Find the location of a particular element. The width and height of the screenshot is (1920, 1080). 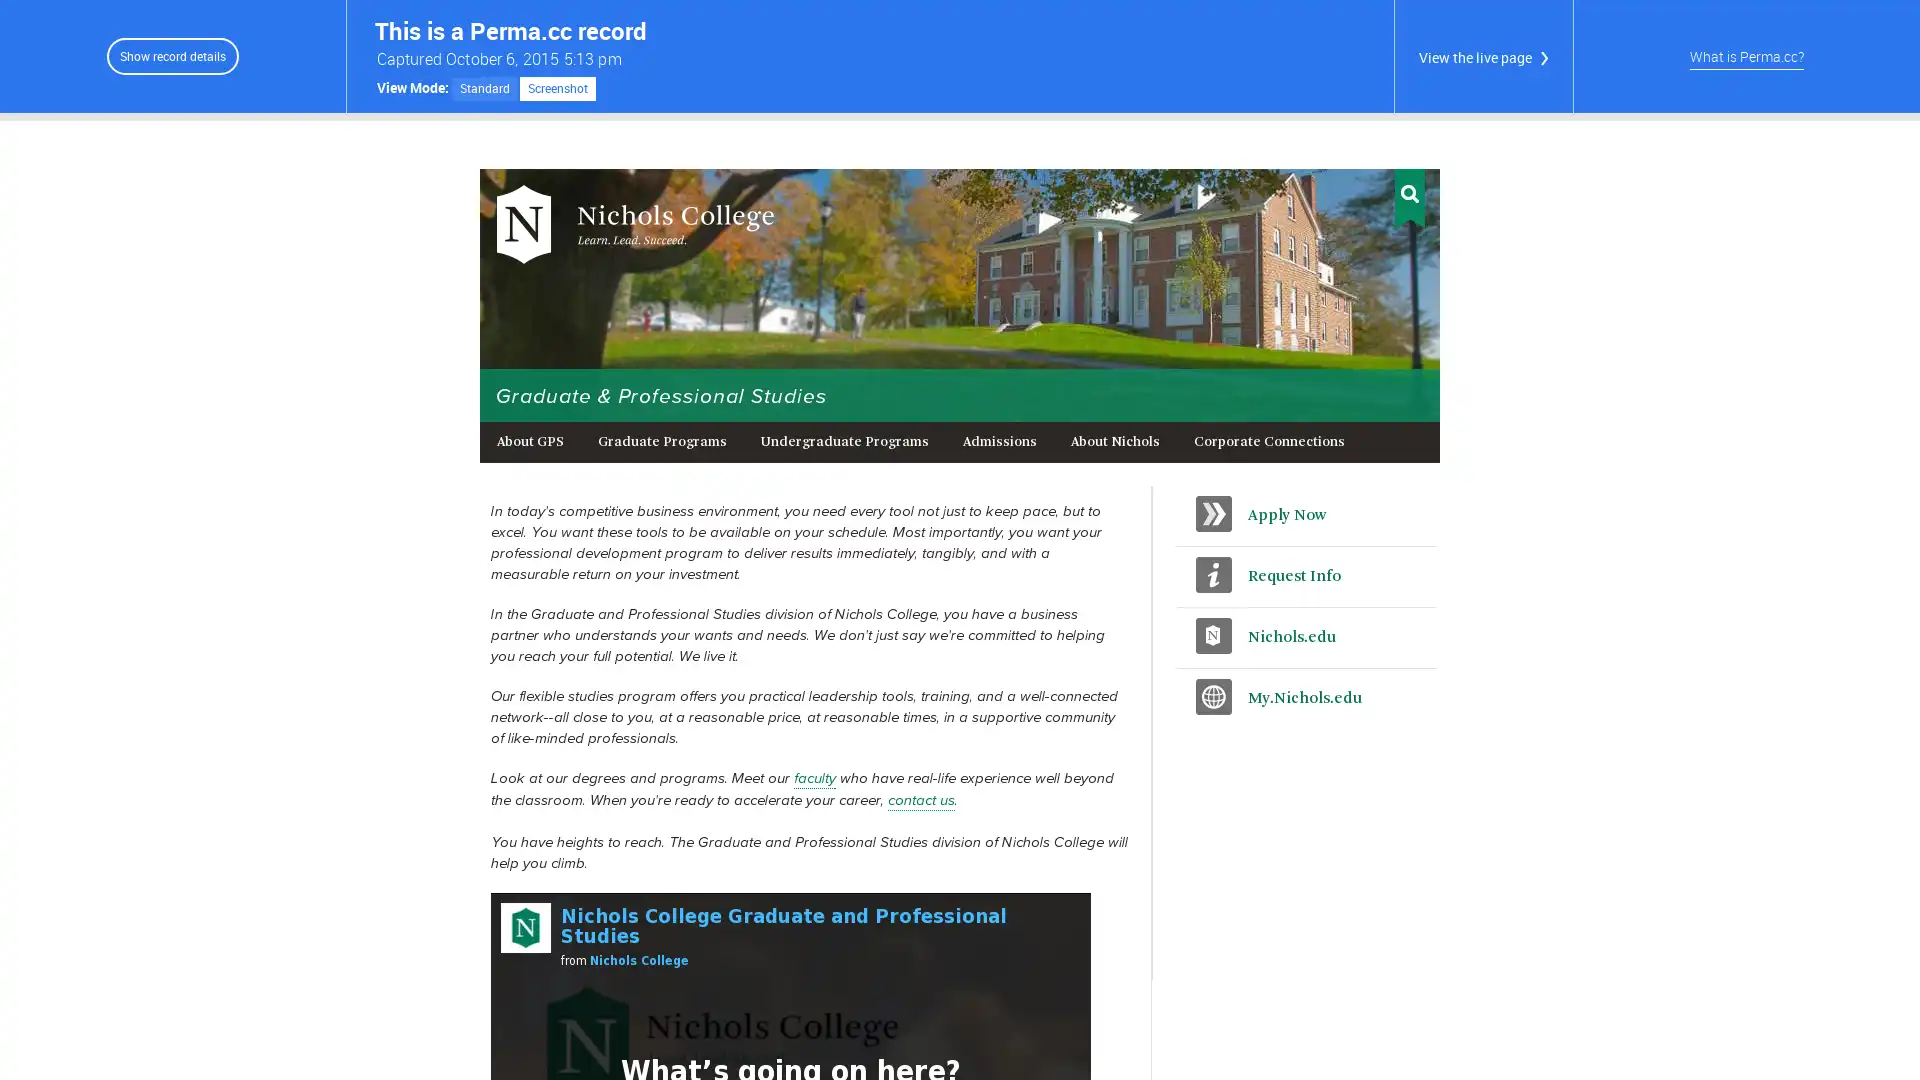

Show record details is located at coordinates (172, 55).